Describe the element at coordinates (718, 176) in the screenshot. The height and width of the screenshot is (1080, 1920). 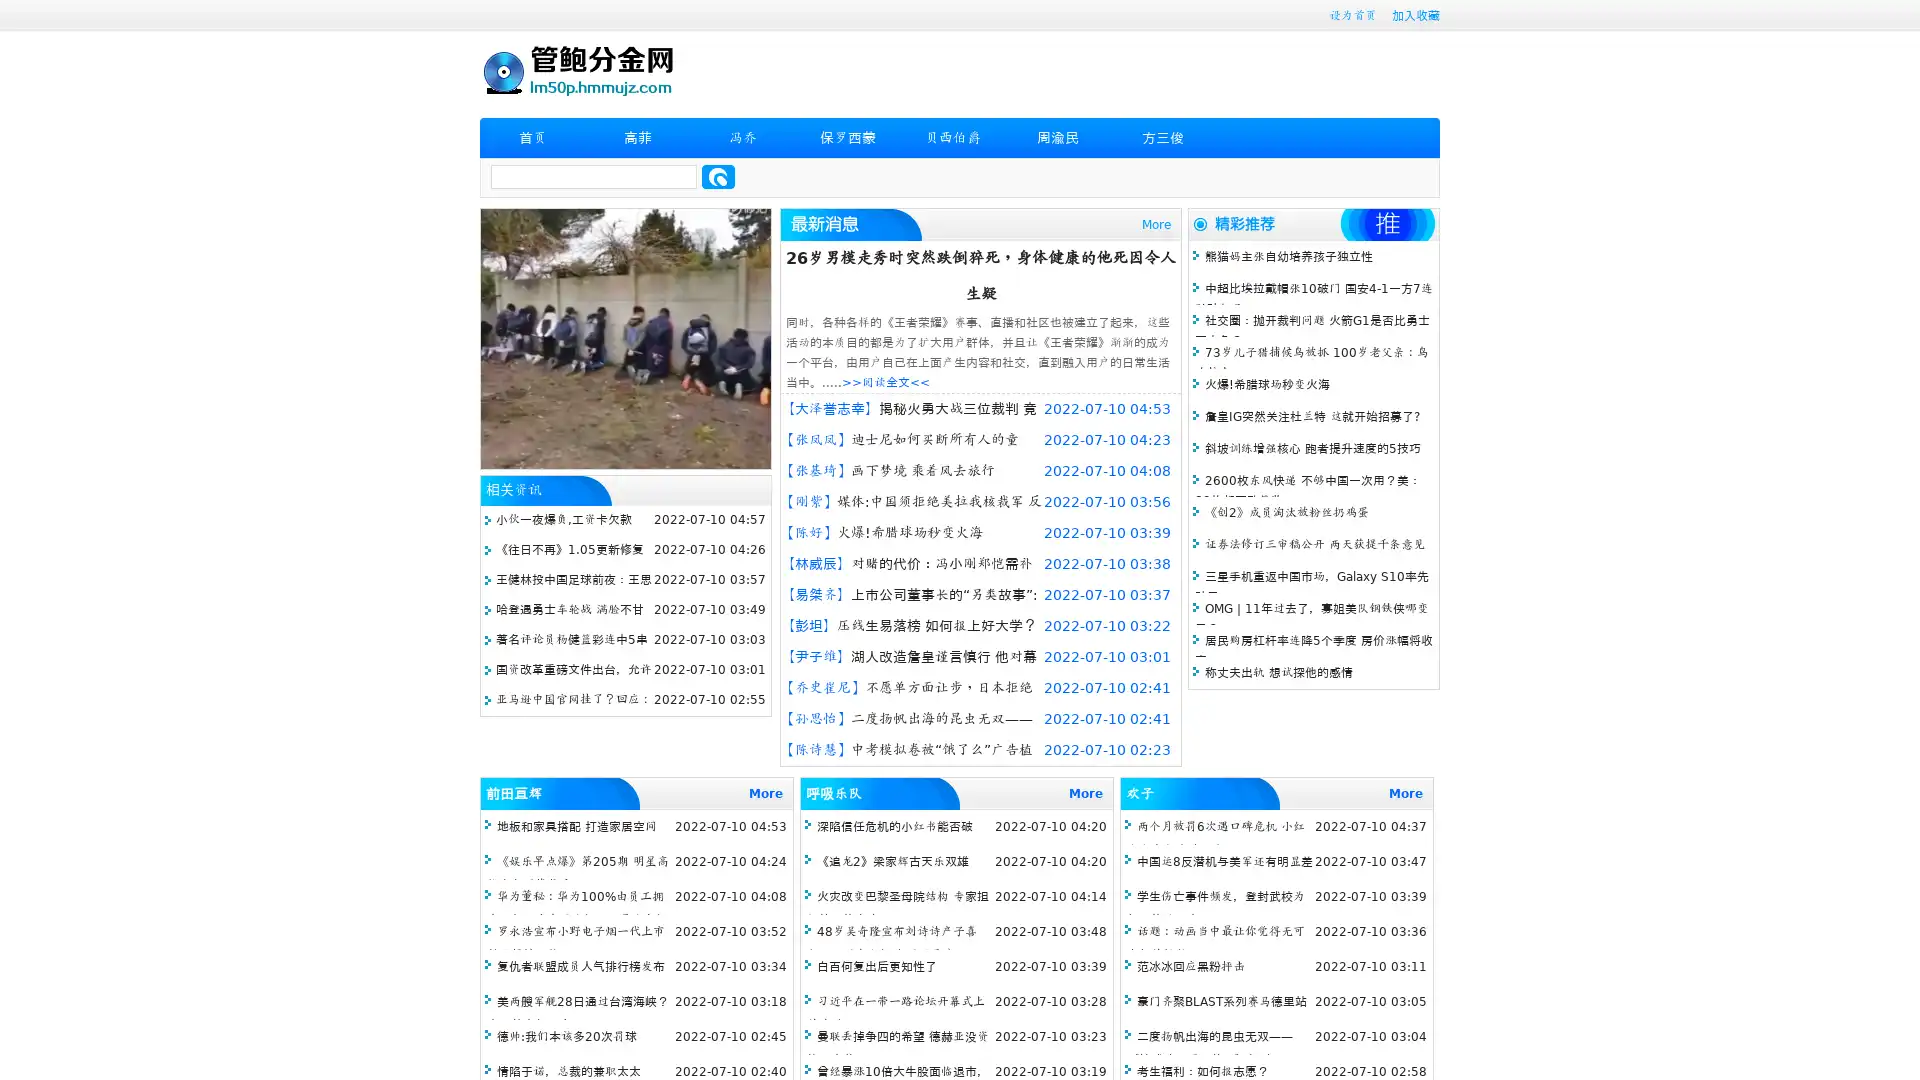
I see `Search` at that location.